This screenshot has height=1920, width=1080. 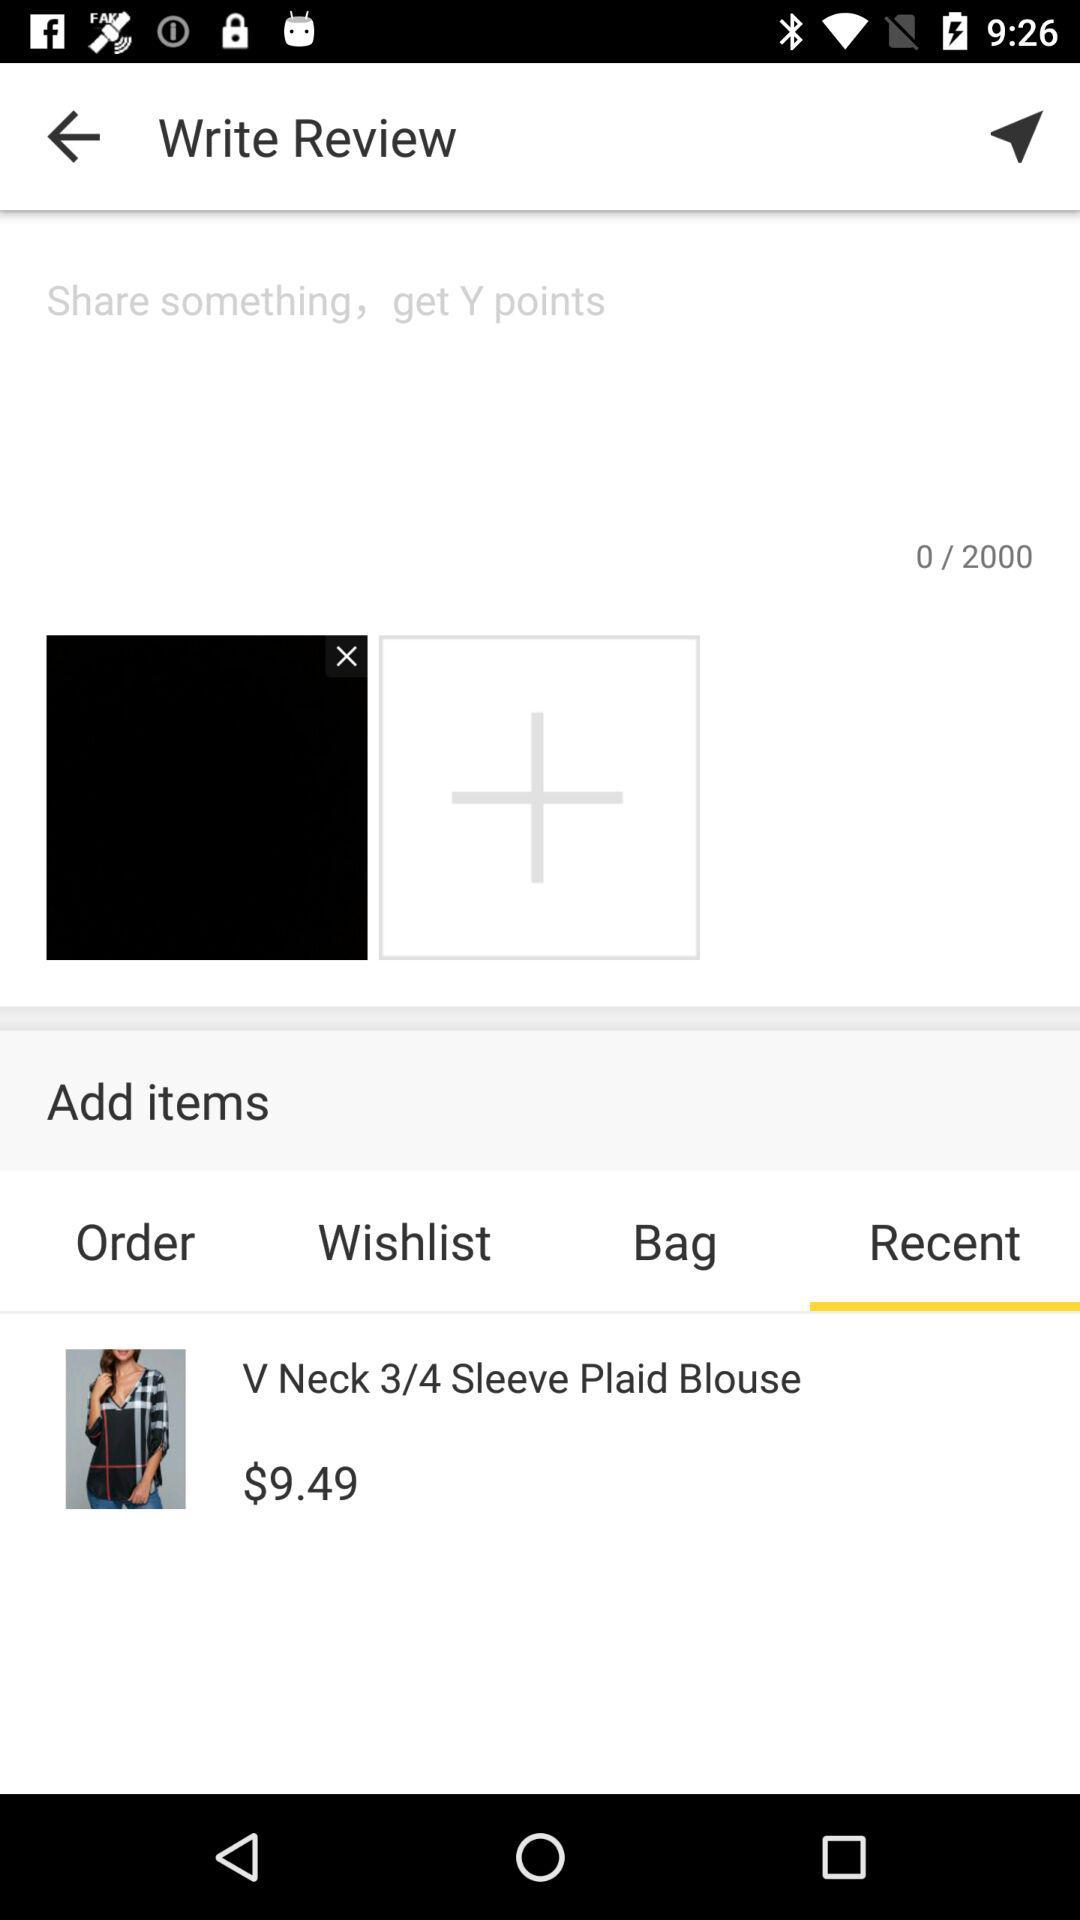 I want to click on icon to the left of the write review app, so click(x=72, y=135).